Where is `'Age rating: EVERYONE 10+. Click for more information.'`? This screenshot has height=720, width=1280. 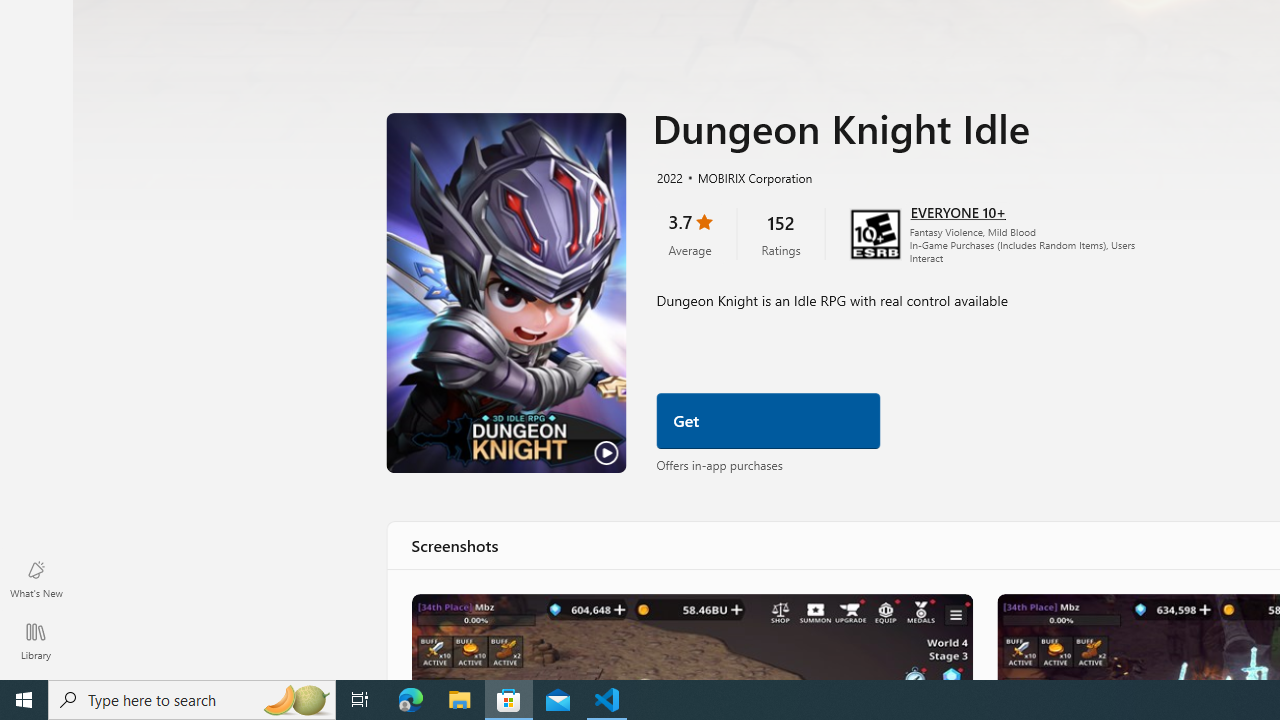
'Age rating: EVERYONE 10+. Click for more information.' is located at coordinates (956, 212).